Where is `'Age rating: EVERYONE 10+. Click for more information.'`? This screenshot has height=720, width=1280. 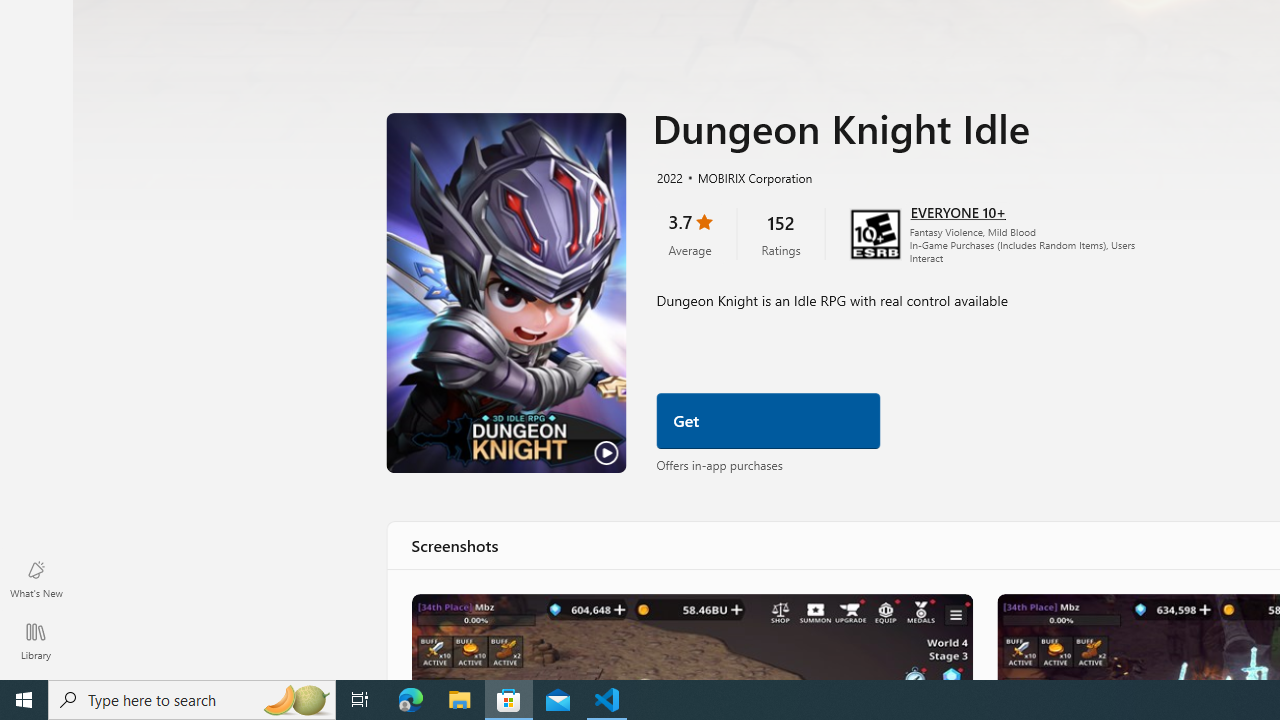
'Age rating: EVERYONE 10+. Click for more information.' is located at coordinates (956, 212).